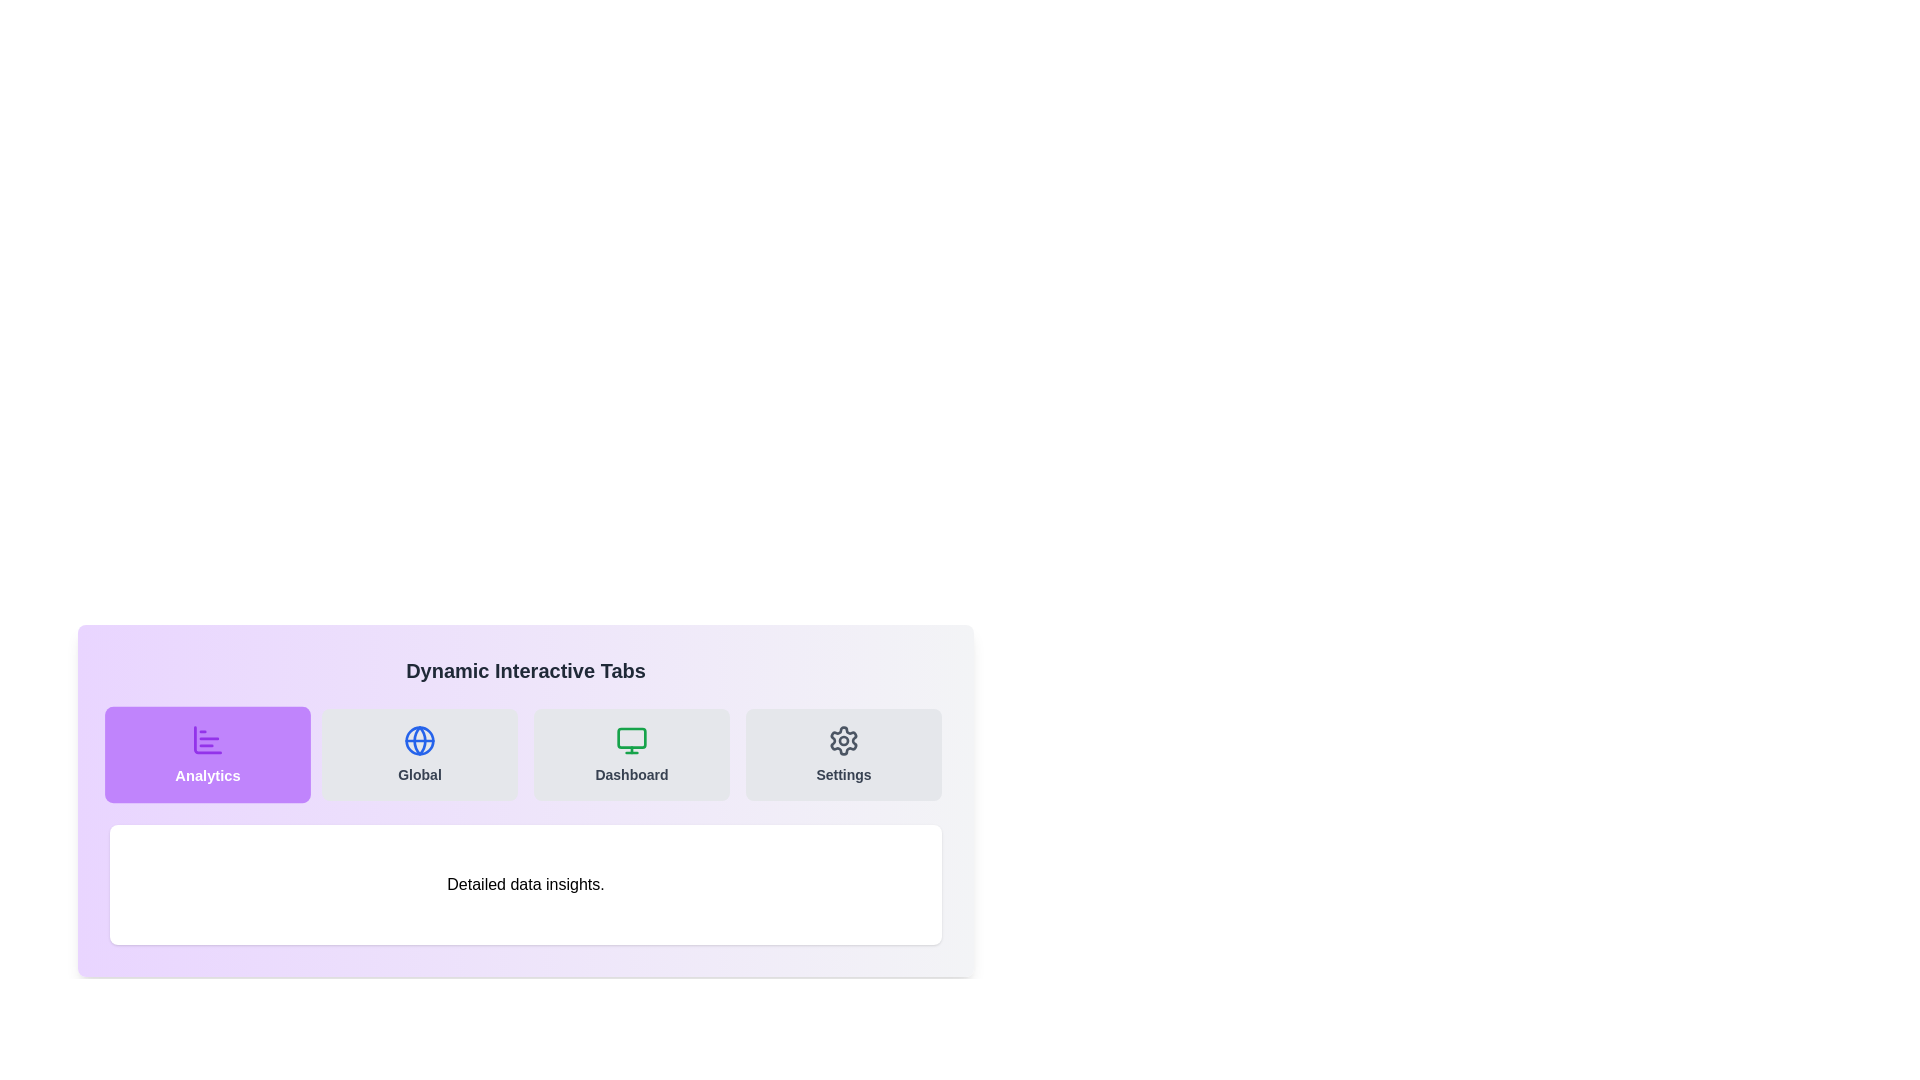 This screenshot has width=1920, height=1080. What do you see at coordinates (844, 740) in the screenshot?
I see `the settings icon, which is represented by a cogwheel or gear, located in the first graphical part of the 'Settings' section in the fourth column of the grid layout` at bounding box center [844, 740].